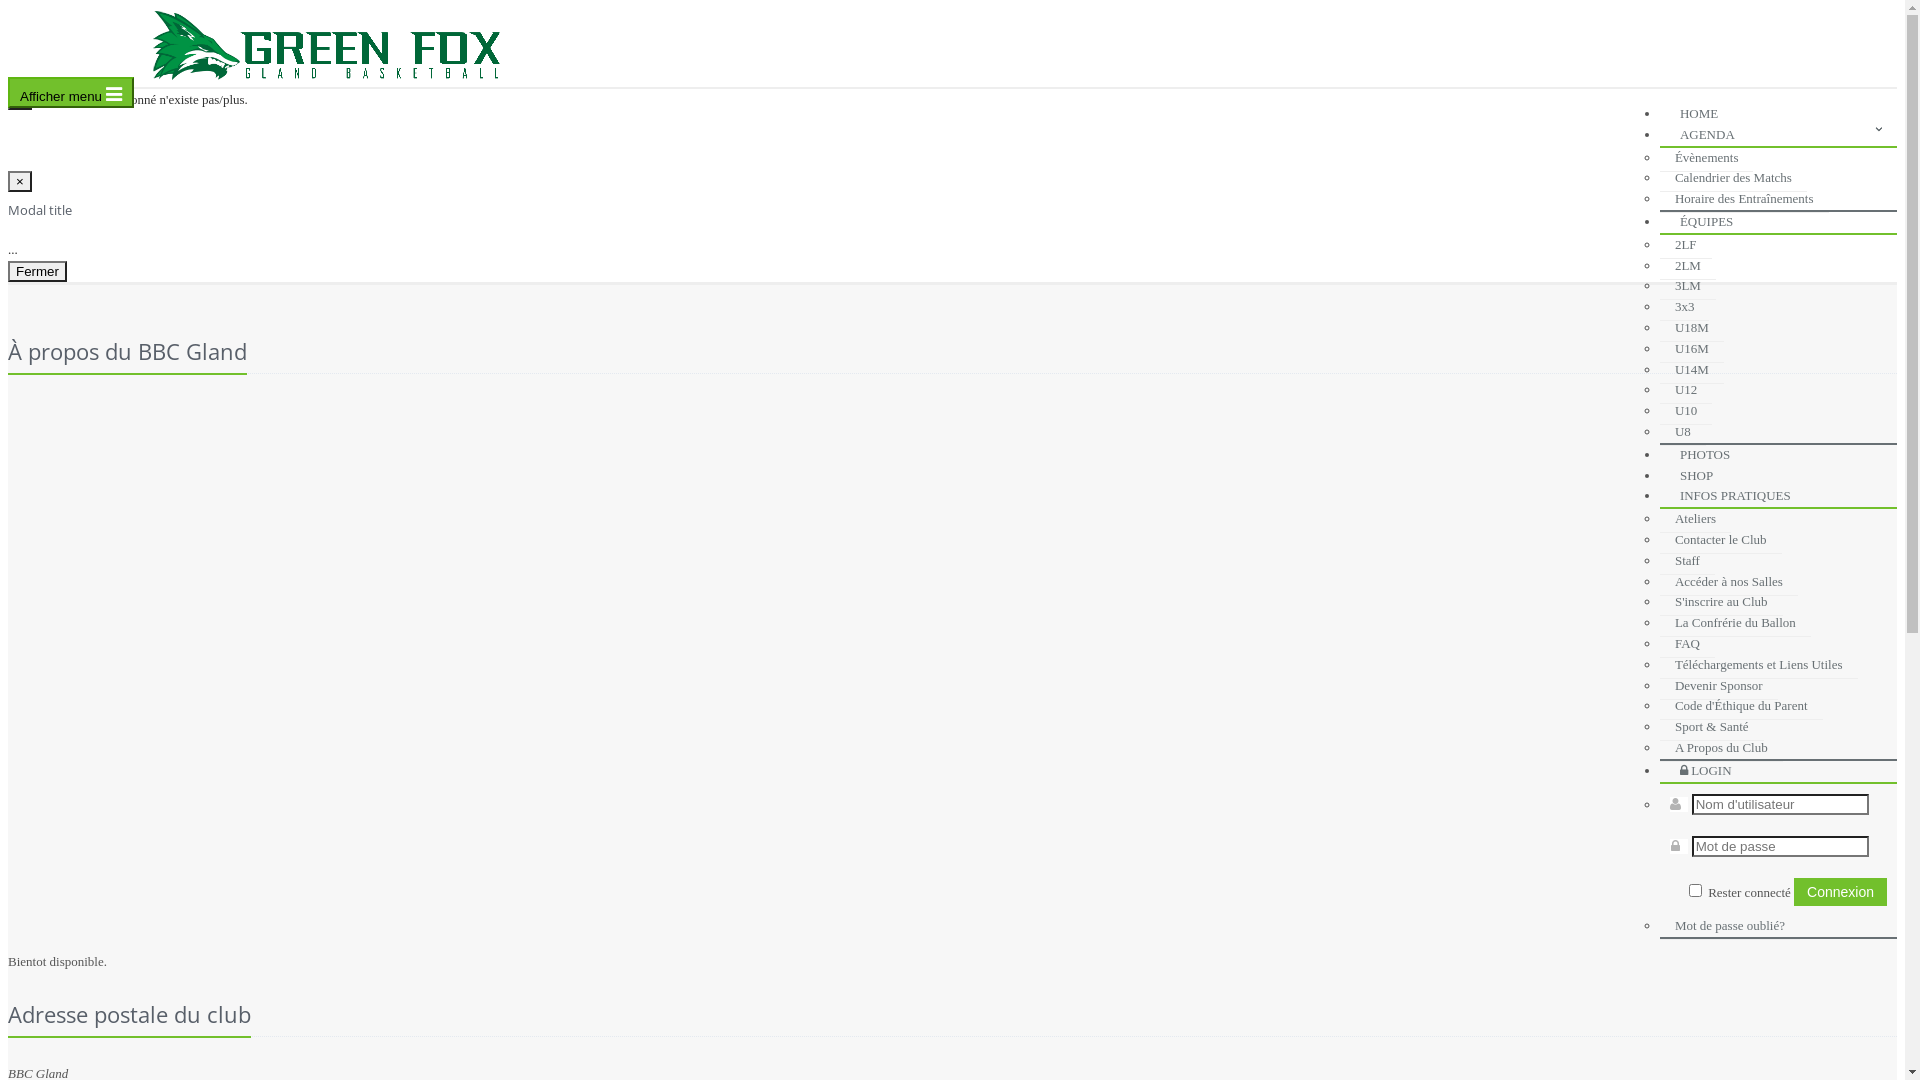  Describe the element at coordinates (1732, 176) in the screenshot. I see `'Calendrier des Matchs'` at that location.